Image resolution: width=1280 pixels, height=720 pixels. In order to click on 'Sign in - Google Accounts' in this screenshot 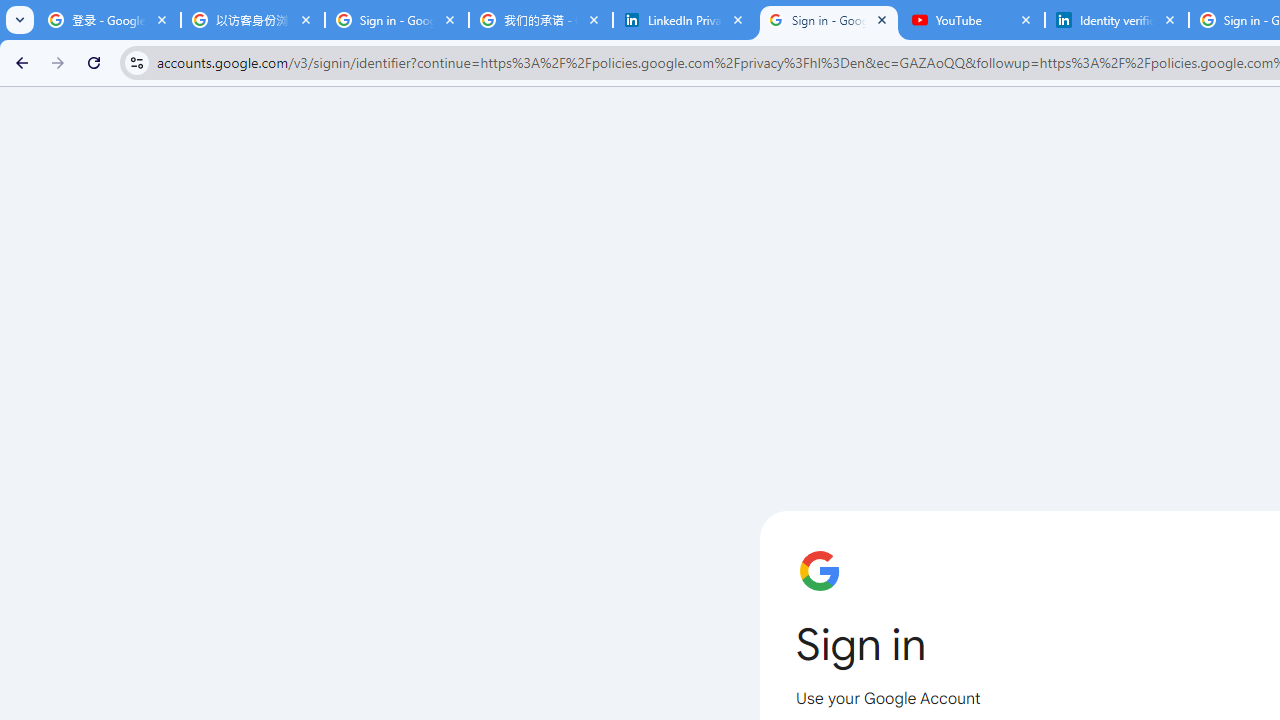, I will do `click(828, 20)`.